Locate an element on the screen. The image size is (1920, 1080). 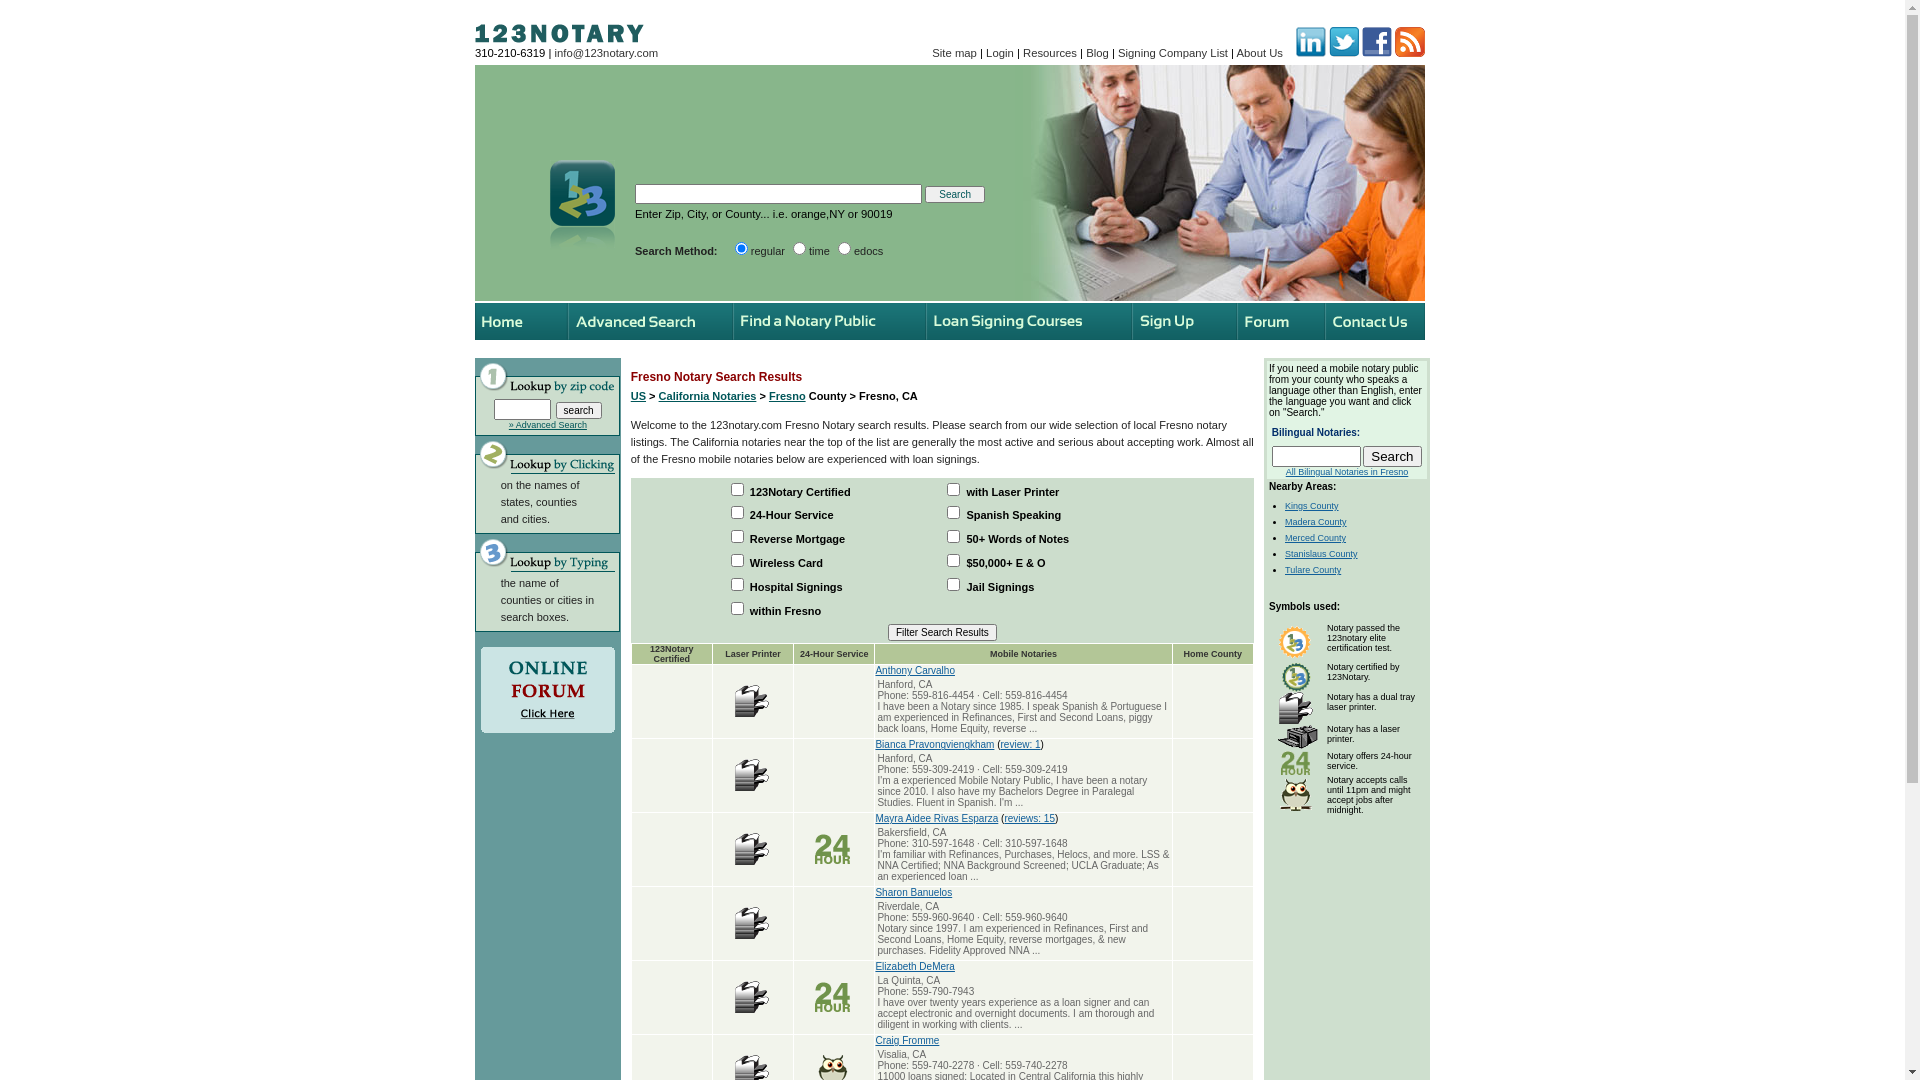
'Bianca Pravongviengkham' is located at coordinates (874, 744).